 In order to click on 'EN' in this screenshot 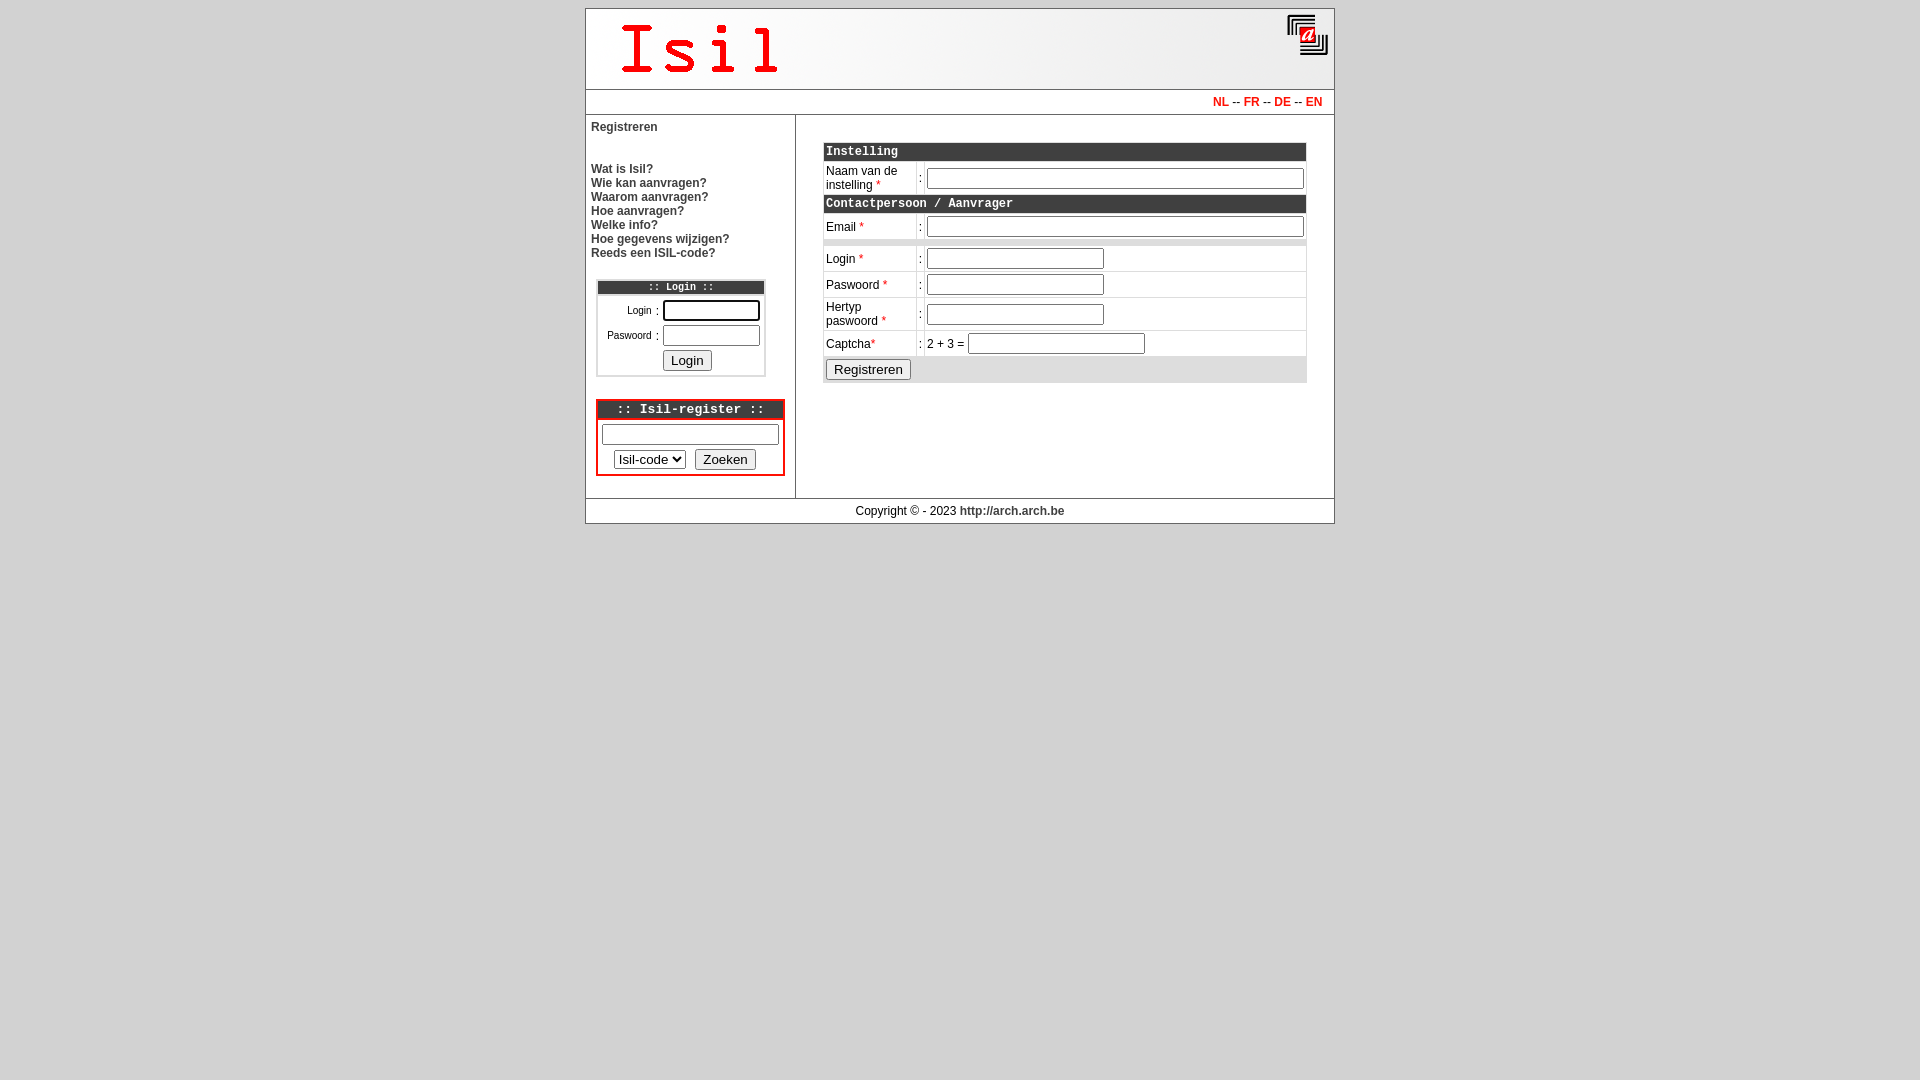, I will do `click(1314, 101)`.